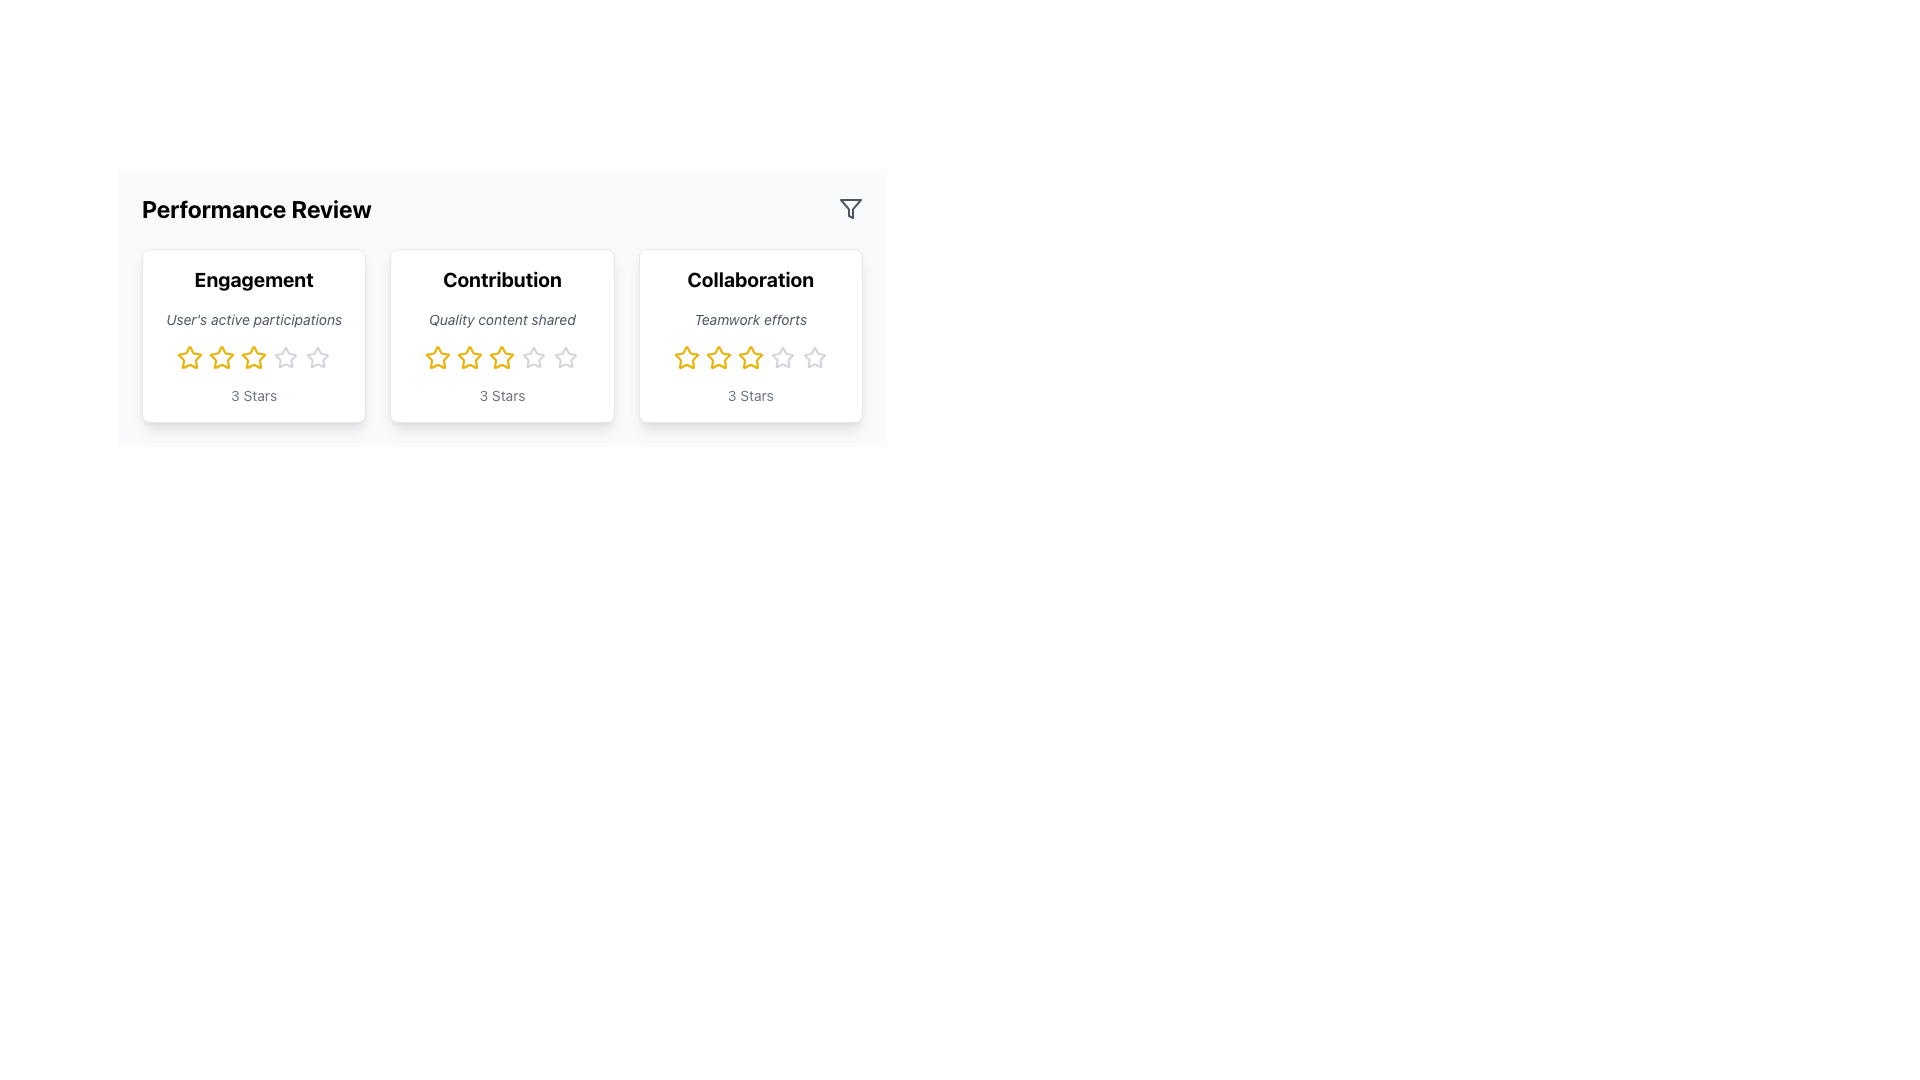  Describe the element at coordinates (253, 396) in the screenshot. I see `the text display element that shows the phrase '3 Stars.' This text is located at the bottom of the 'Engagement' card, centered horizontally below the five-star rating component` at that location.